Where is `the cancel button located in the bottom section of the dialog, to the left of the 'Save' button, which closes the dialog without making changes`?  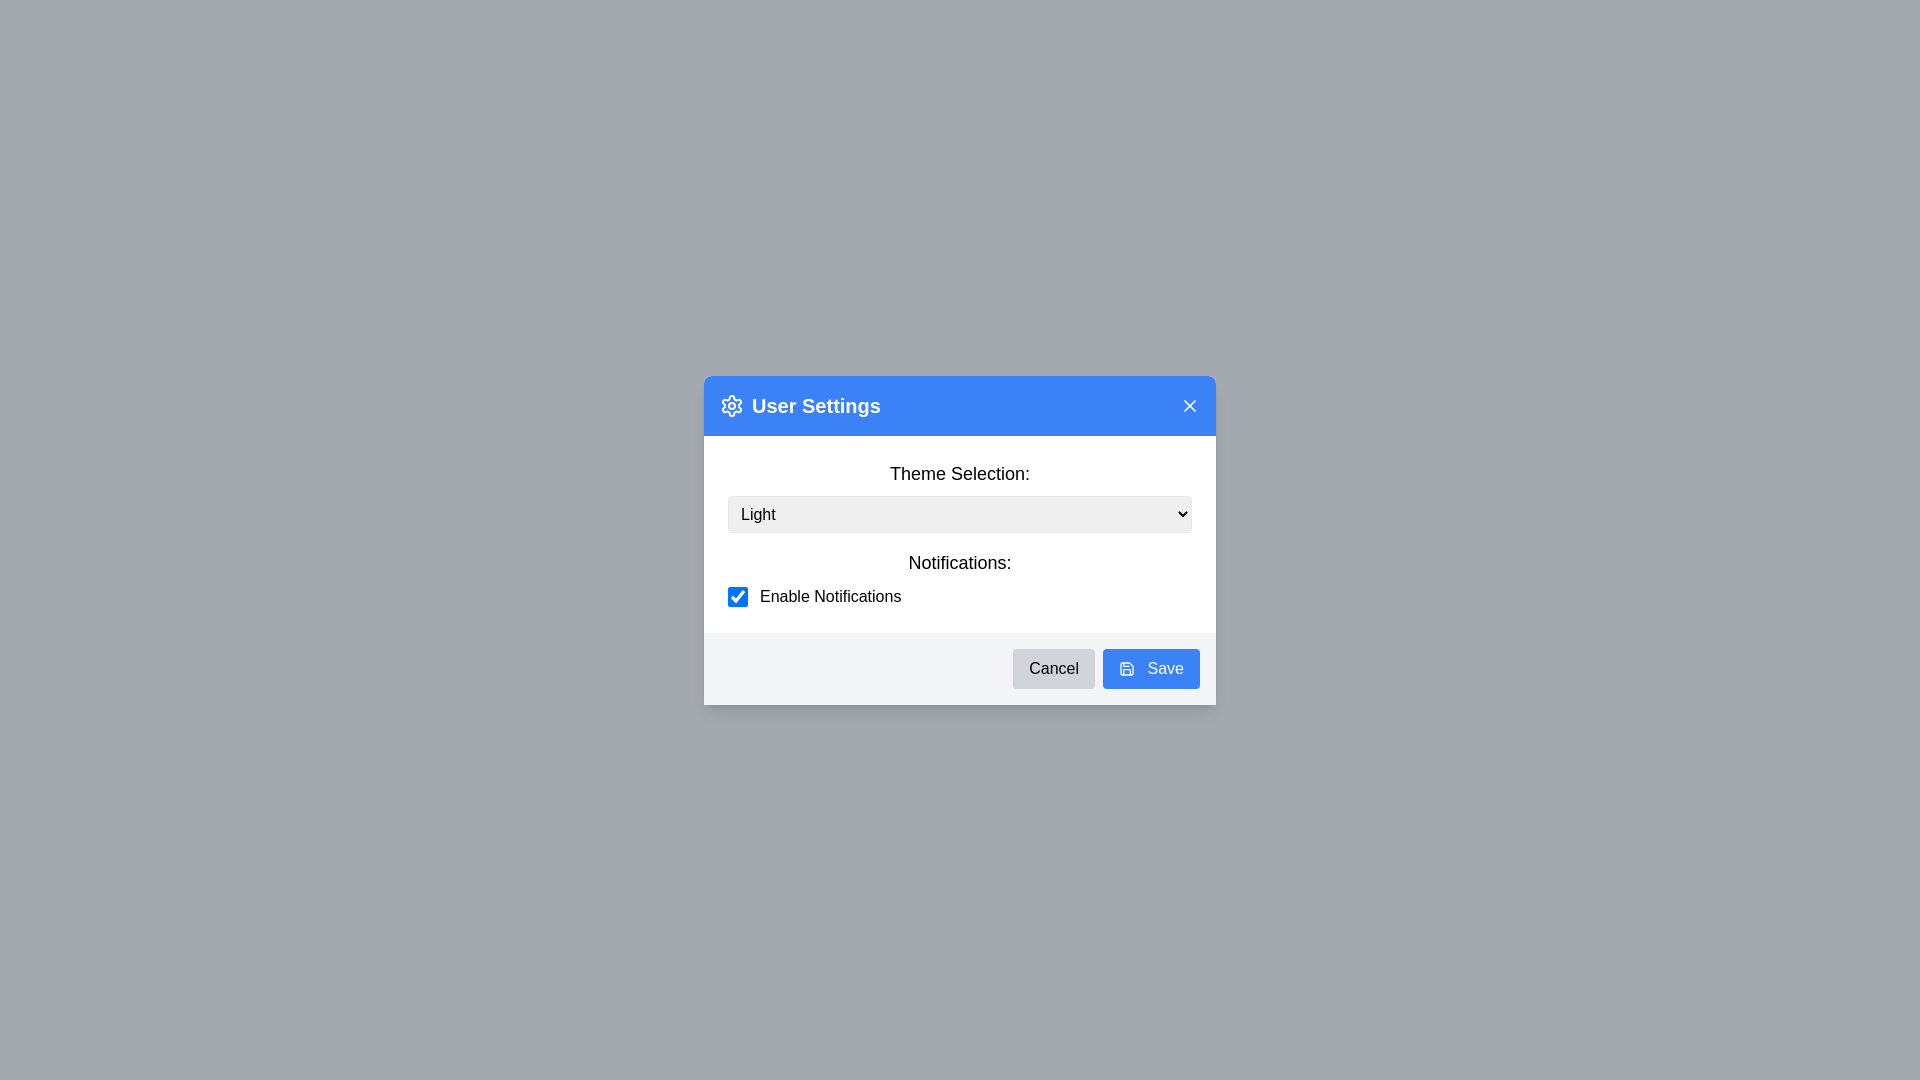
the cancel button located in the bottom section of the dialog, to the left of the 'Save' button, which closes the dialog without making changes is located at coordinates (1053, 668).